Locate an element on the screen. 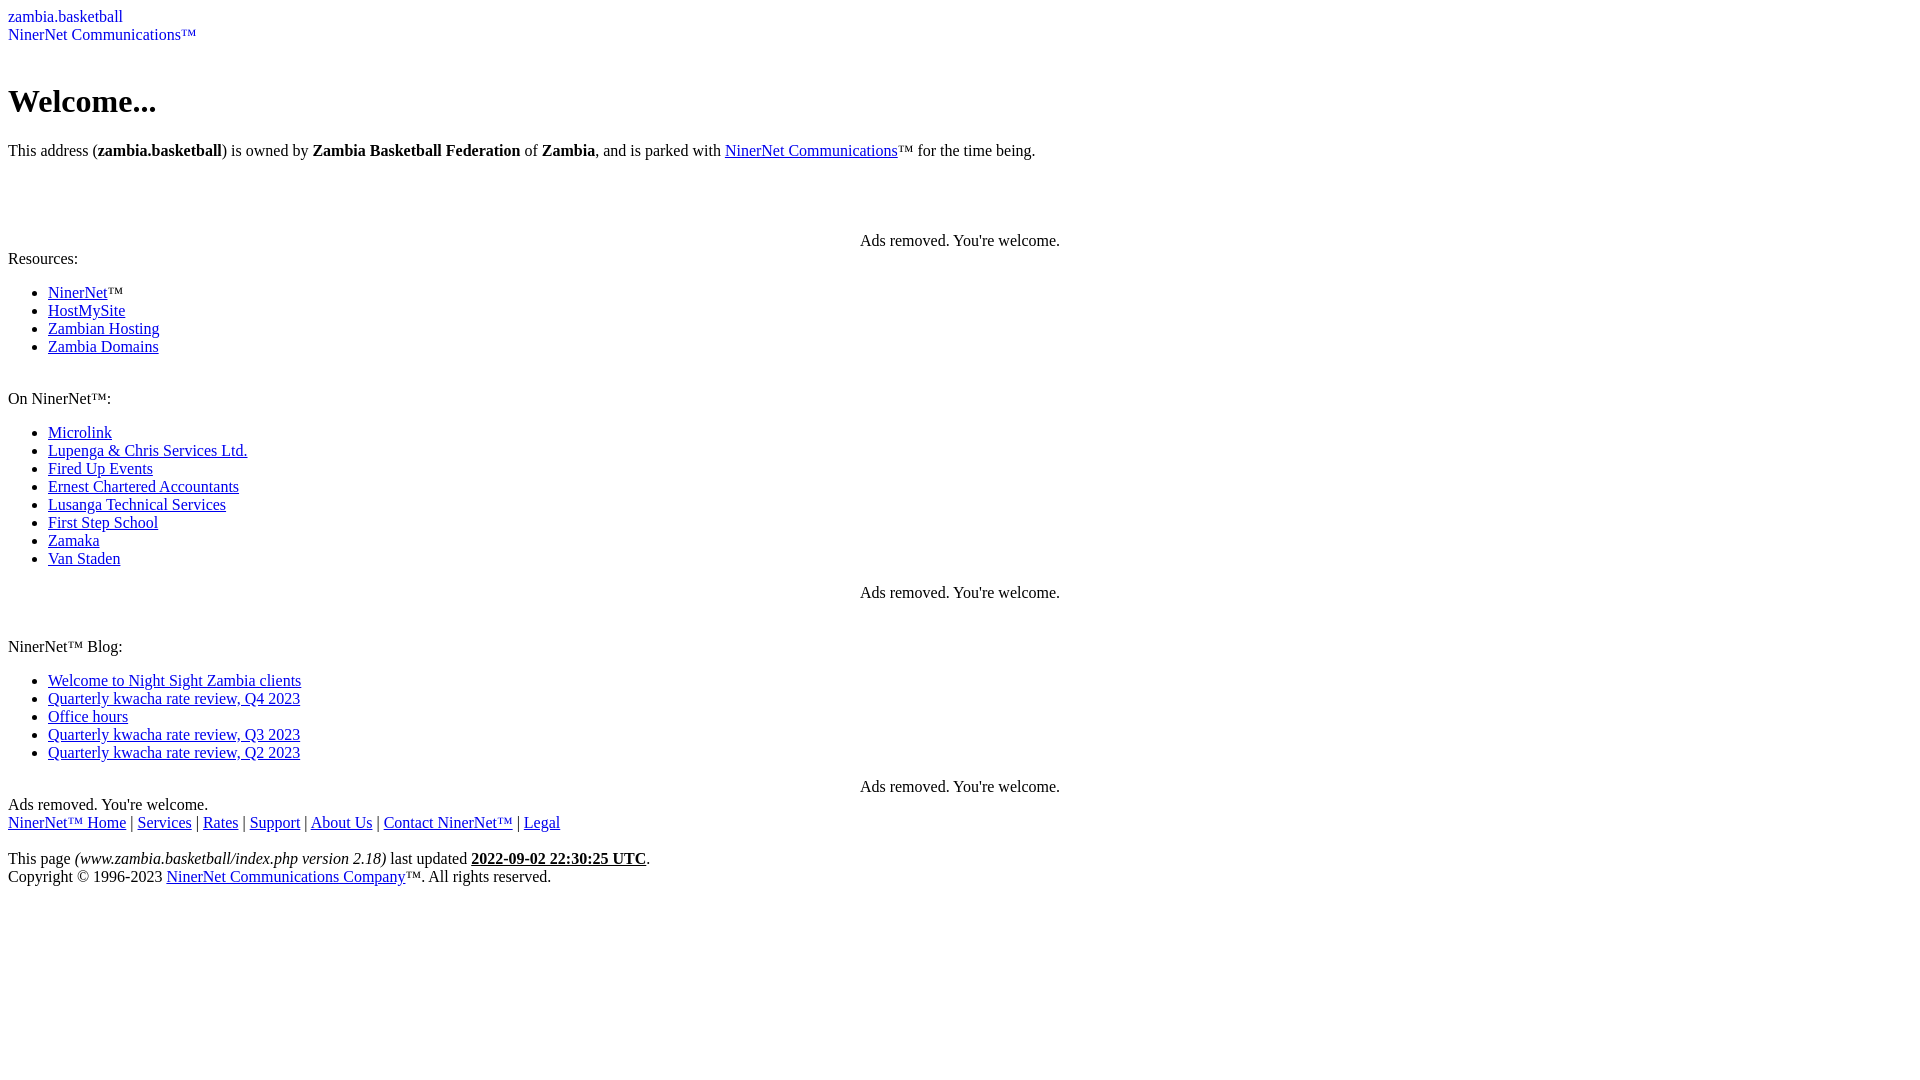 This screenshot has width=1920, height=1080. 'HostMySite' is located at coordinates (85, 310).